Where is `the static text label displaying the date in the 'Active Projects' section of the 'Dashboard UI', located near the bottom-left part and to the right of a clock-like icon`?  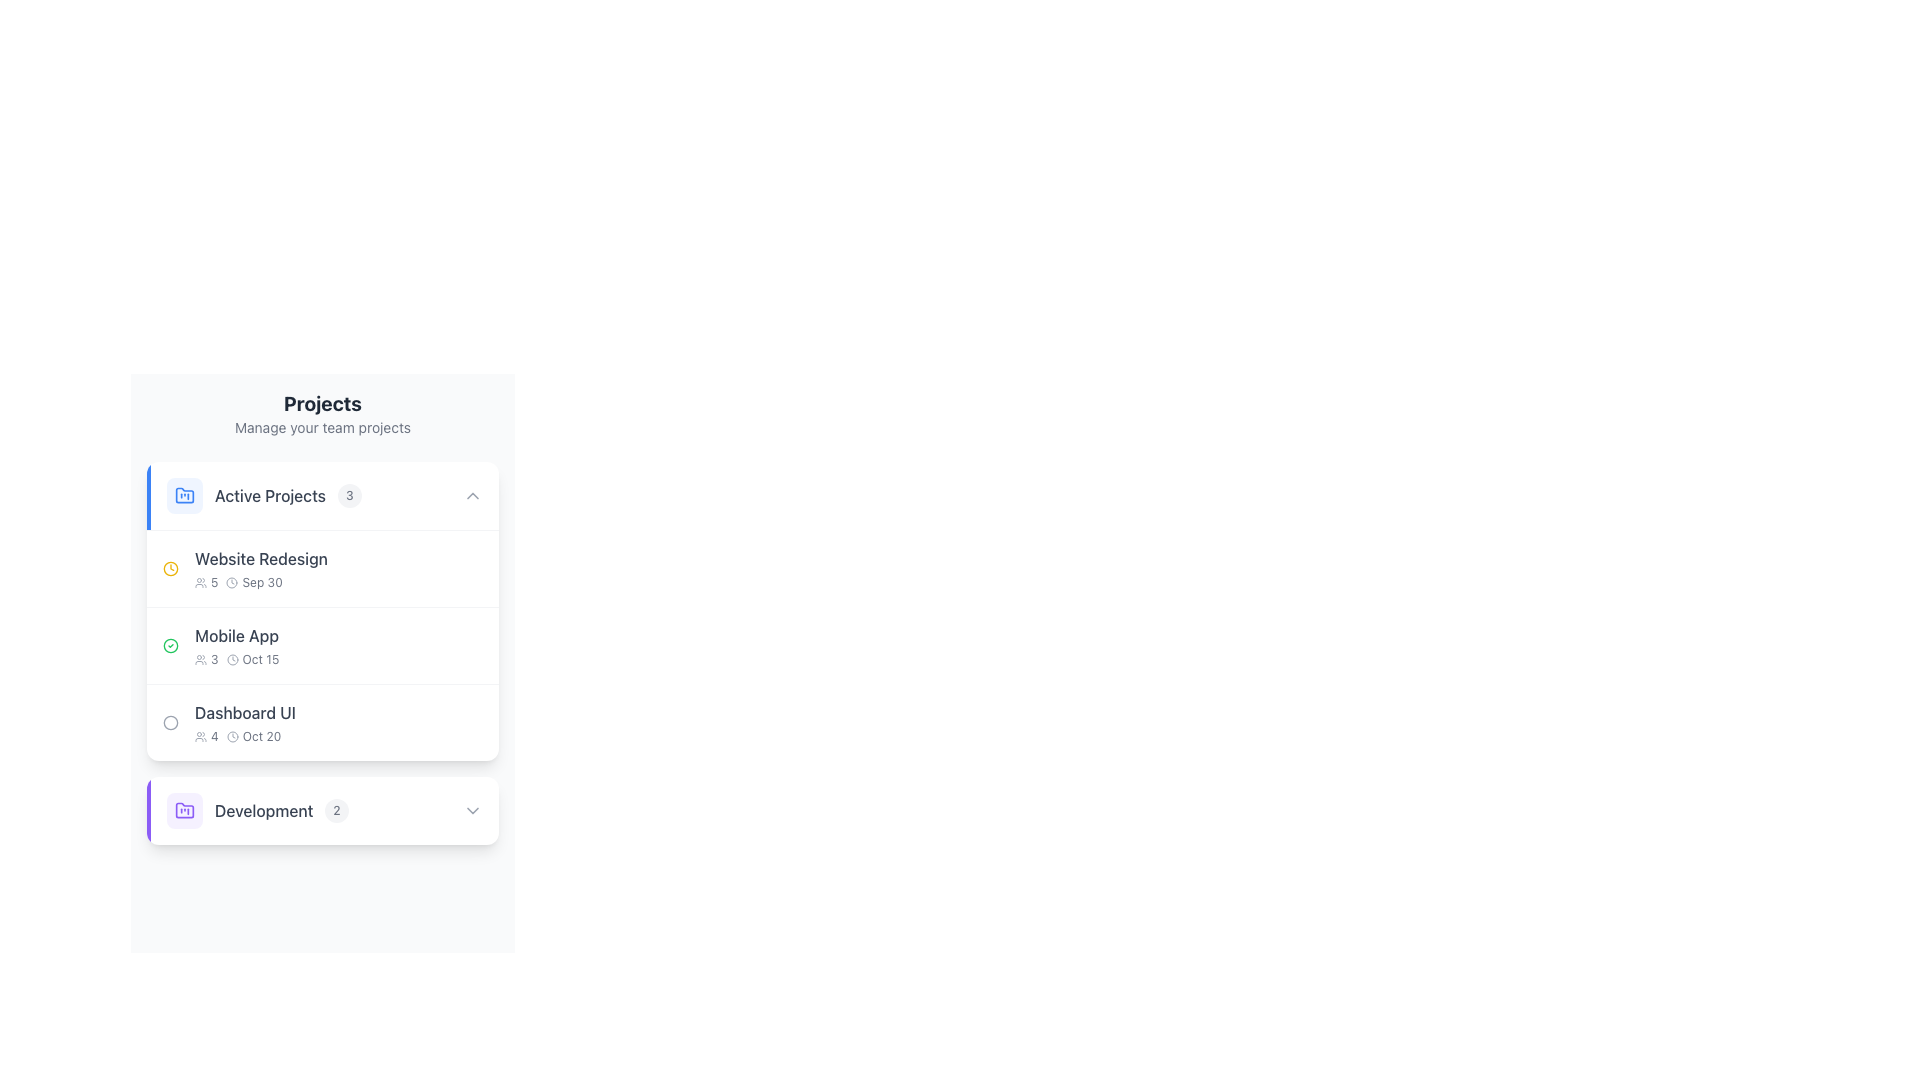
the static text label displaying the date in the 'Active Projects' section of the 'Dashboard UI', located near the bottom-left part and to the right of a clock-like icon is located at coordinates (261, 736).